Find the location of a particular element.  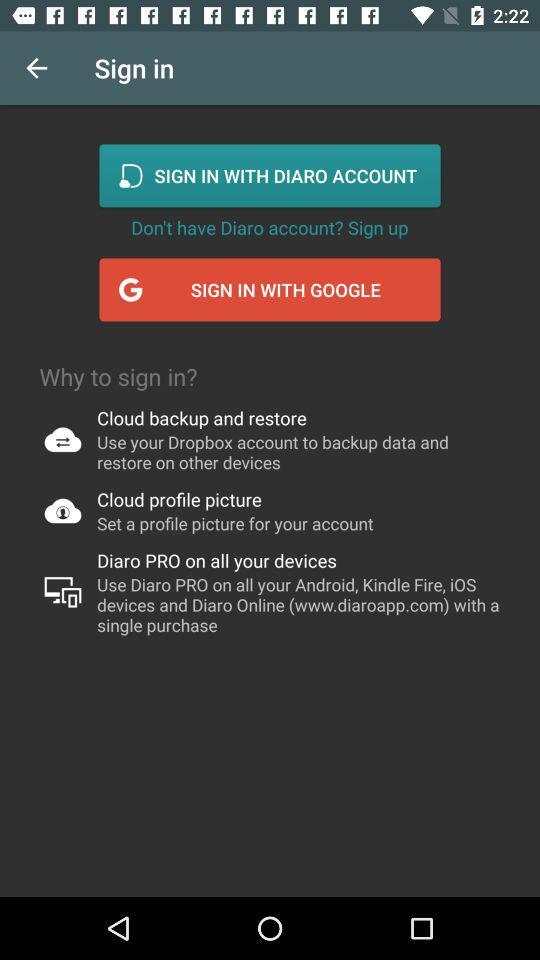

the don t have icon is located at coordinates (269, 227).